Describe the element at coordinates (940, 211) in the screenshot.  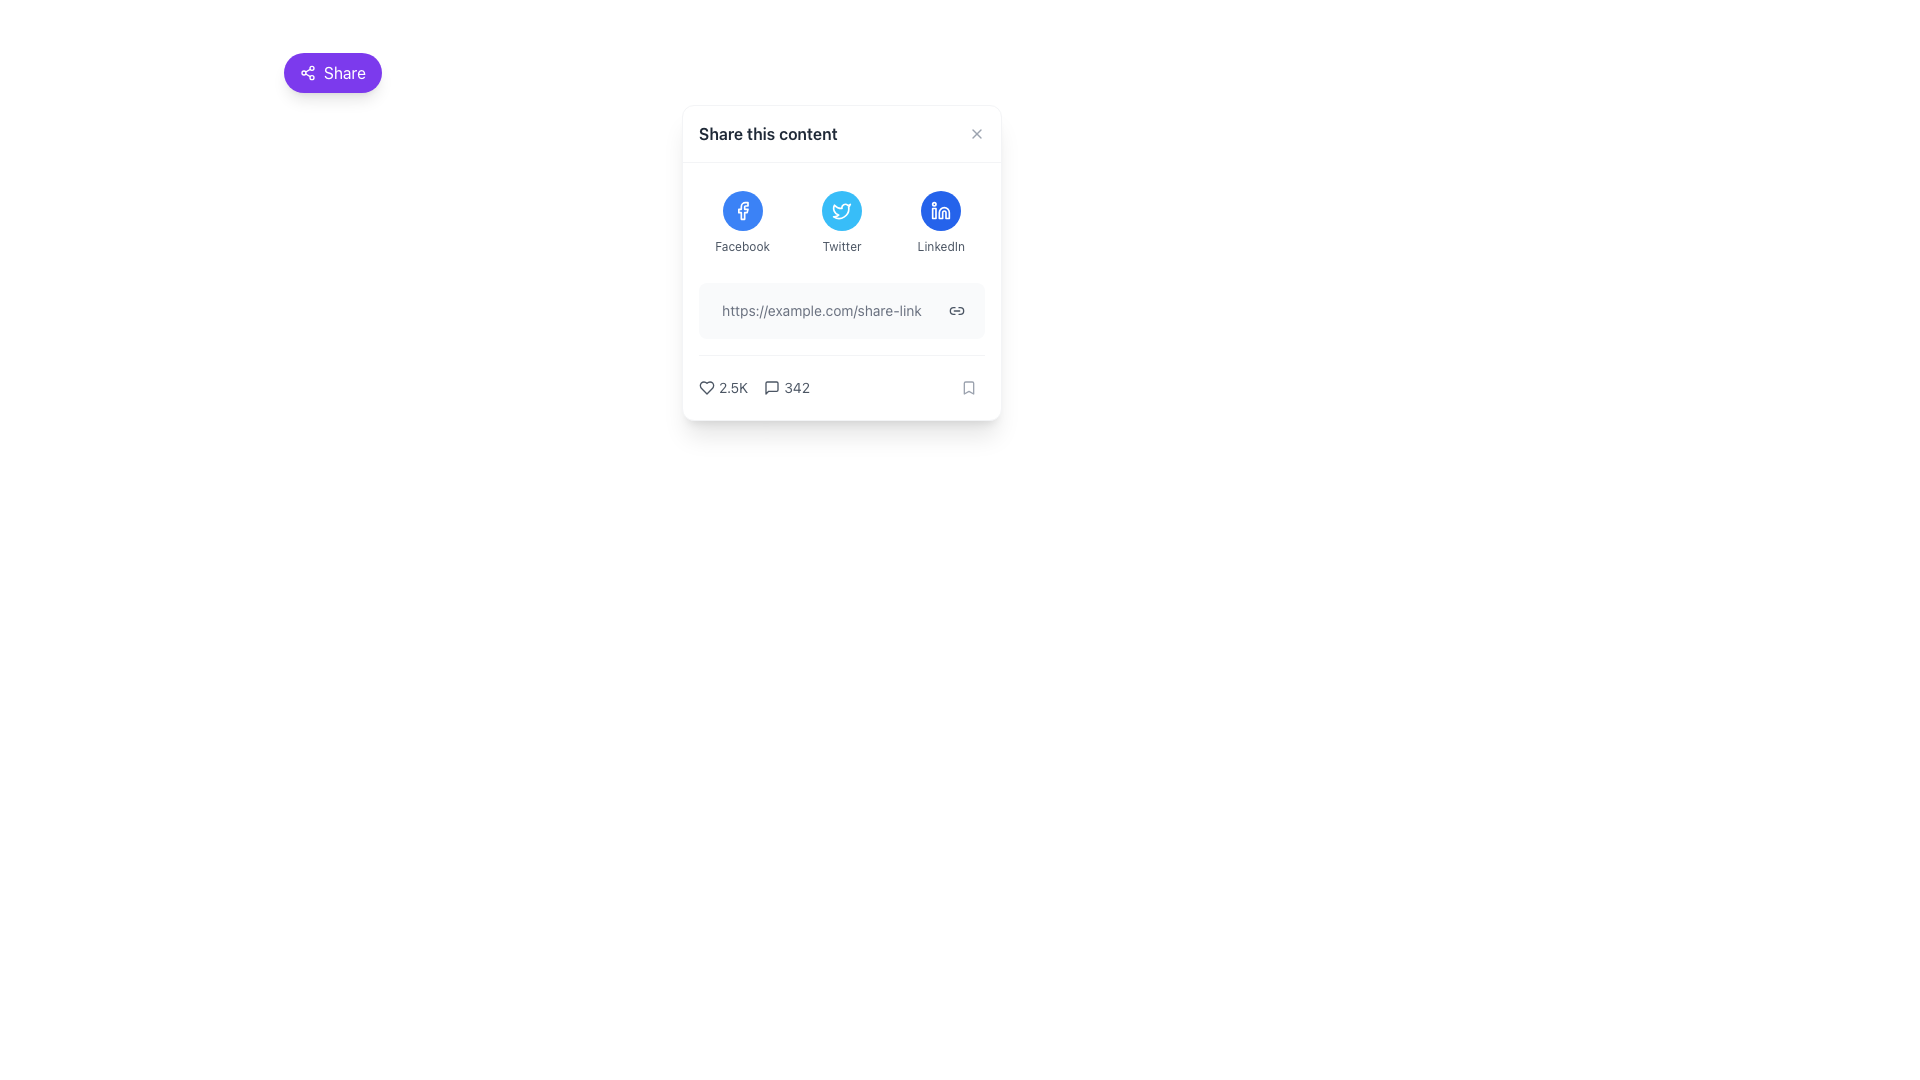
I see `the LinkedIn icon button, which is a blue circular button containing the LinkedIn logo` at that location.